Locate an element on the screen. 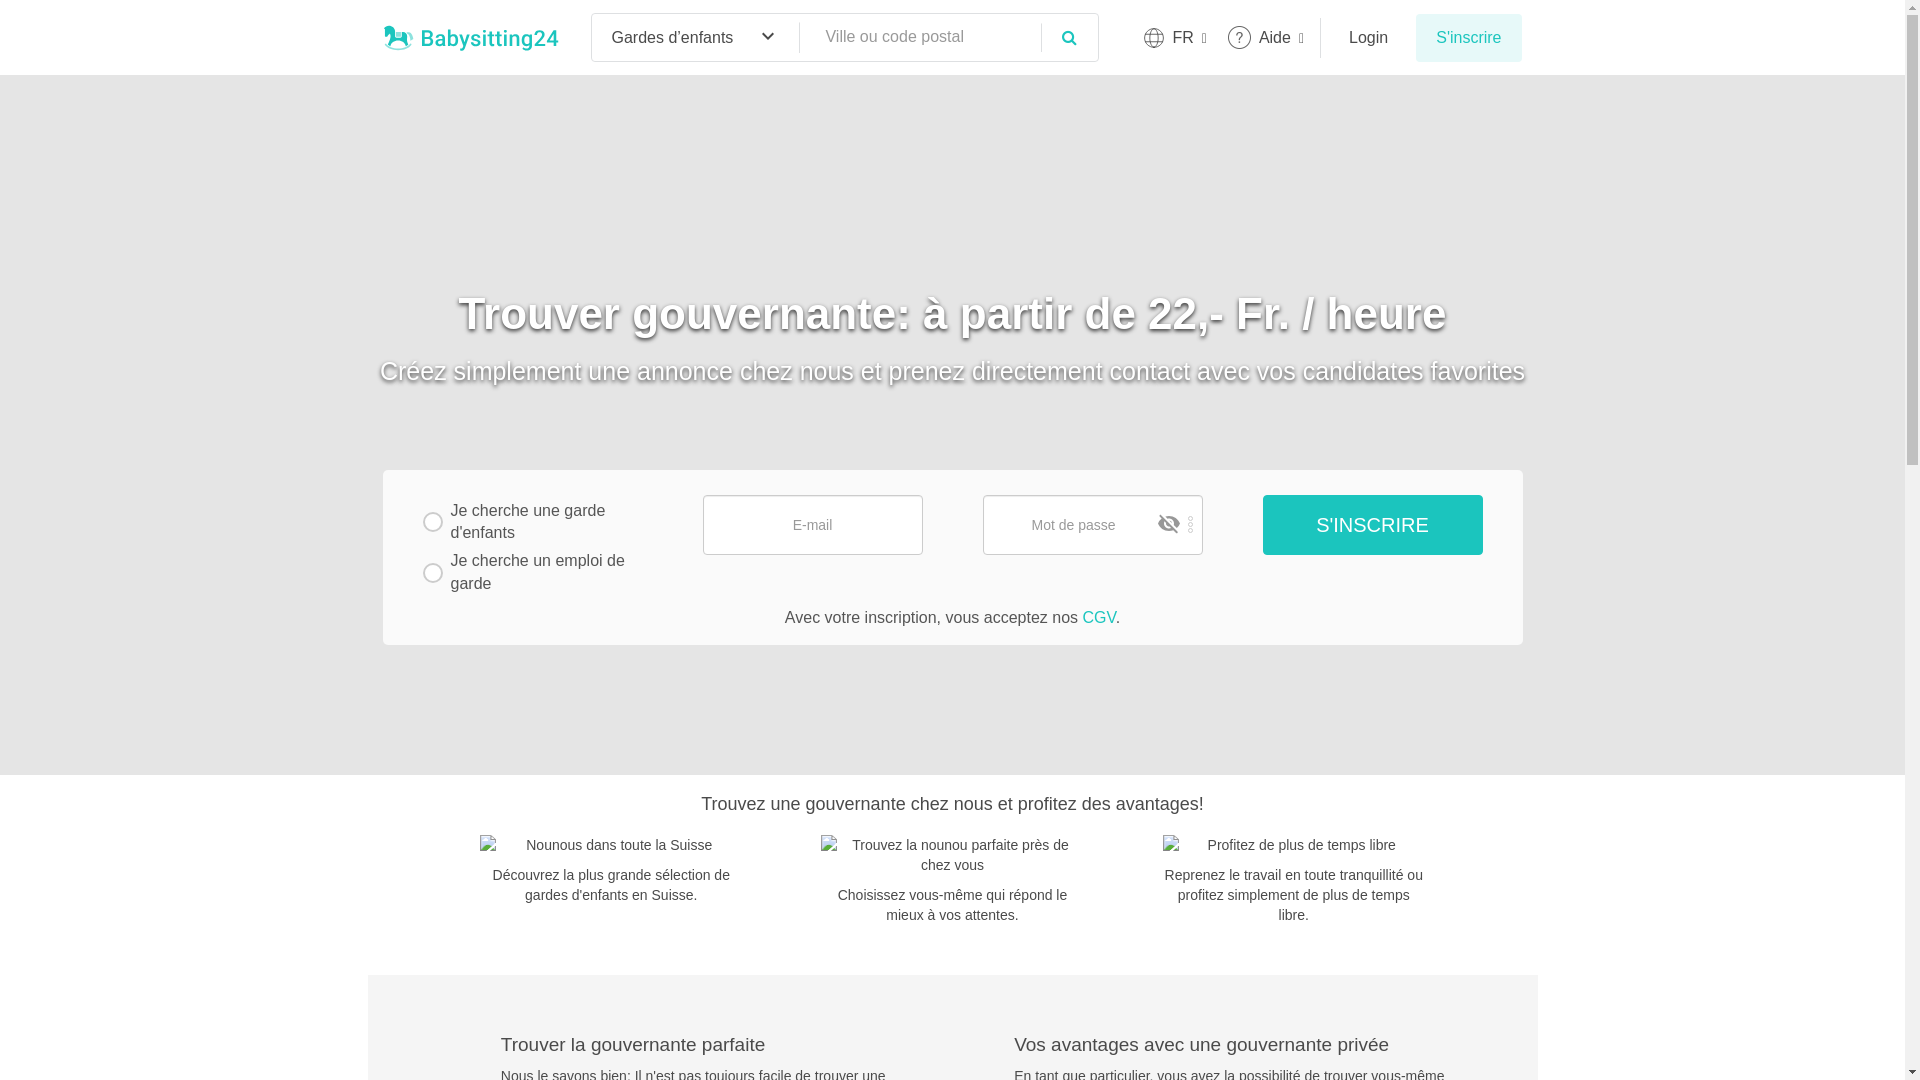 Image resolution: width=1920 pixels, height=1080 pixels. 'CGV' is located at coordinates (1097, 616).